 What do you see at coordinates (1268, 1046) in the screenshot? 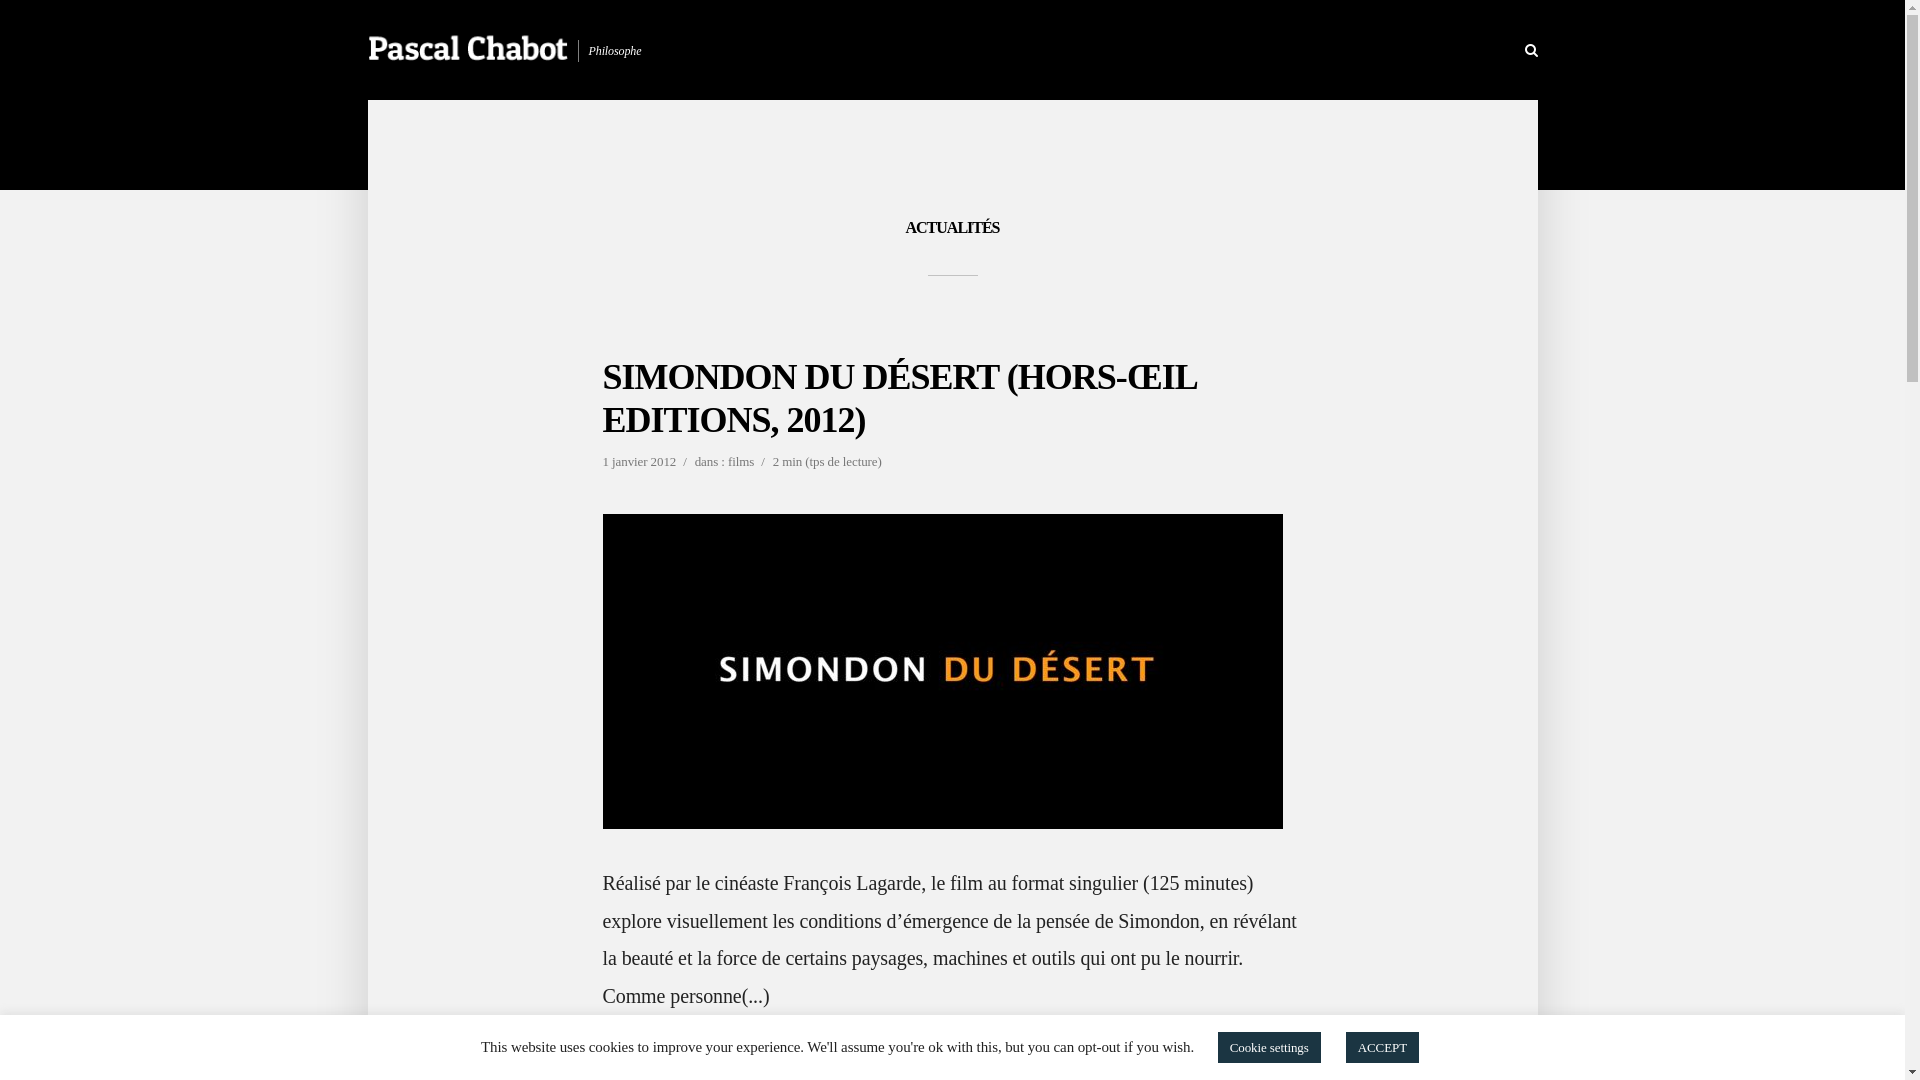
I see `'Cookie settings'` at bounding box center [1268, 1046].